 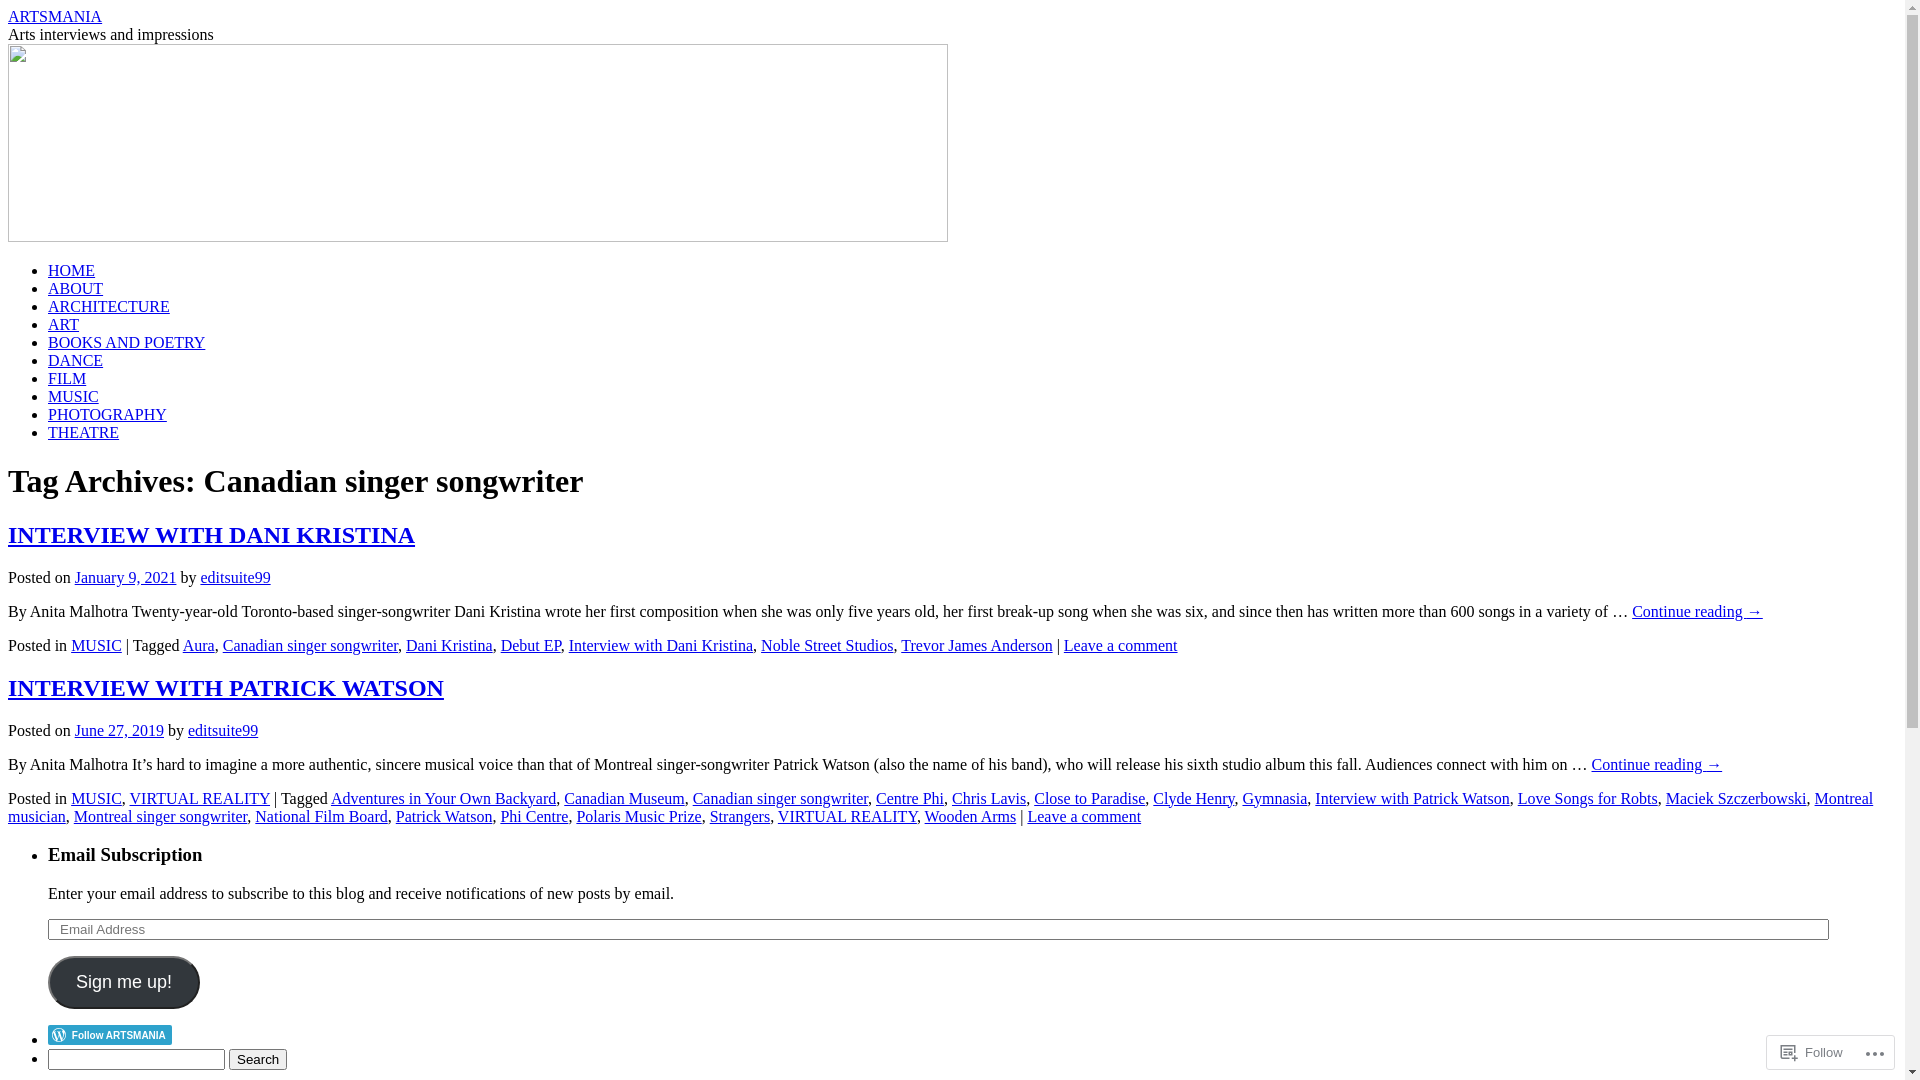 I want to click on 'PHOTOGRAPHY', so click(x=106, y=413).